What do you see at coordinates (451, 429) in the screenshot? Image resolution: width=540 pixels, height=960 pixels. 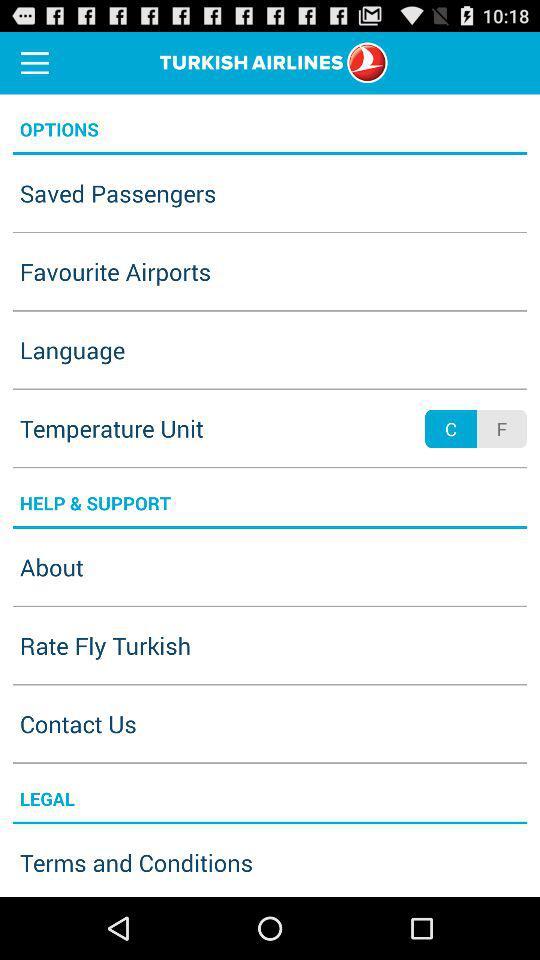 I see `item to the left of the f app` at bounding box center [451, 429].